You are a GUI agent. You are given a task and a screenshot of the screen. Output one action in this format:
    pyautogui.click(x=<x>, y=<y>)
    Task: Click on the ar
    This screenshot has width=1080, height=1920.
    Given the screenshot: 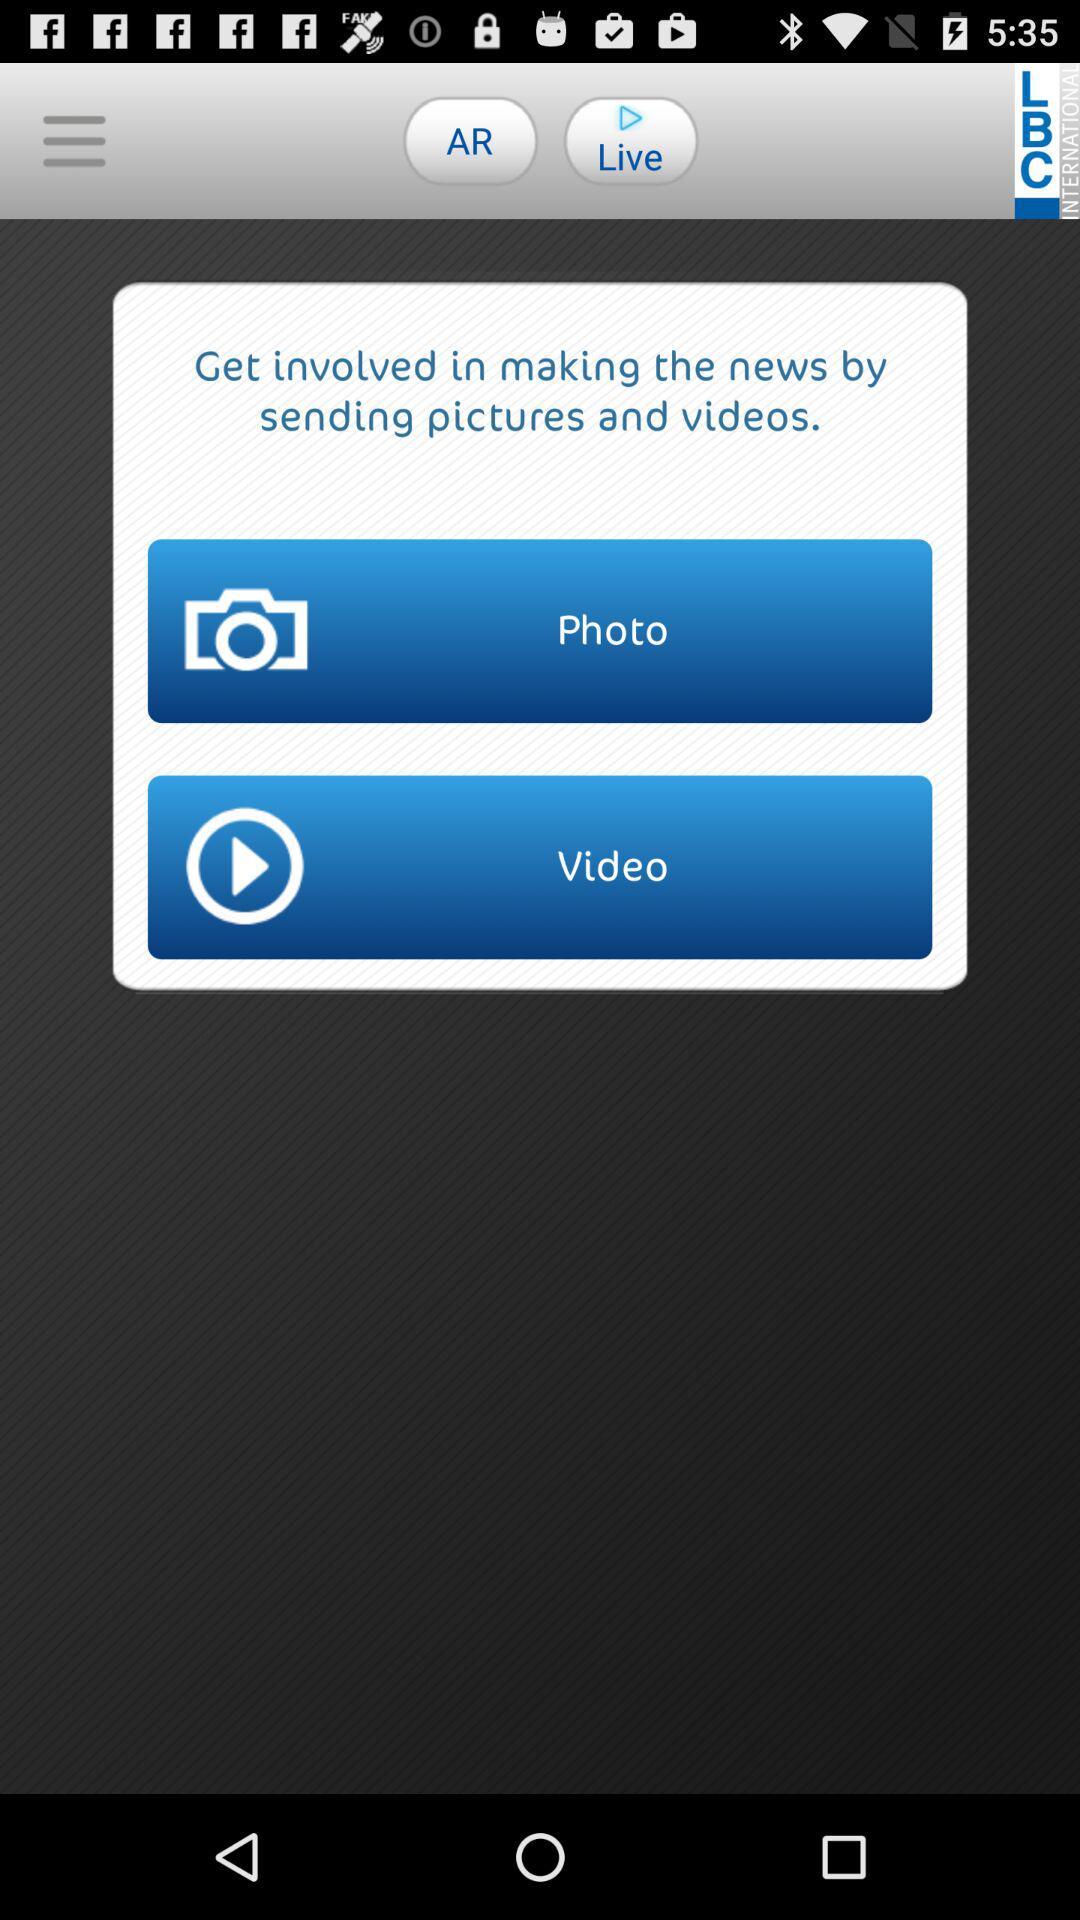 What is the action you would take?
    pyautogui.click(x=470, y=139)
    